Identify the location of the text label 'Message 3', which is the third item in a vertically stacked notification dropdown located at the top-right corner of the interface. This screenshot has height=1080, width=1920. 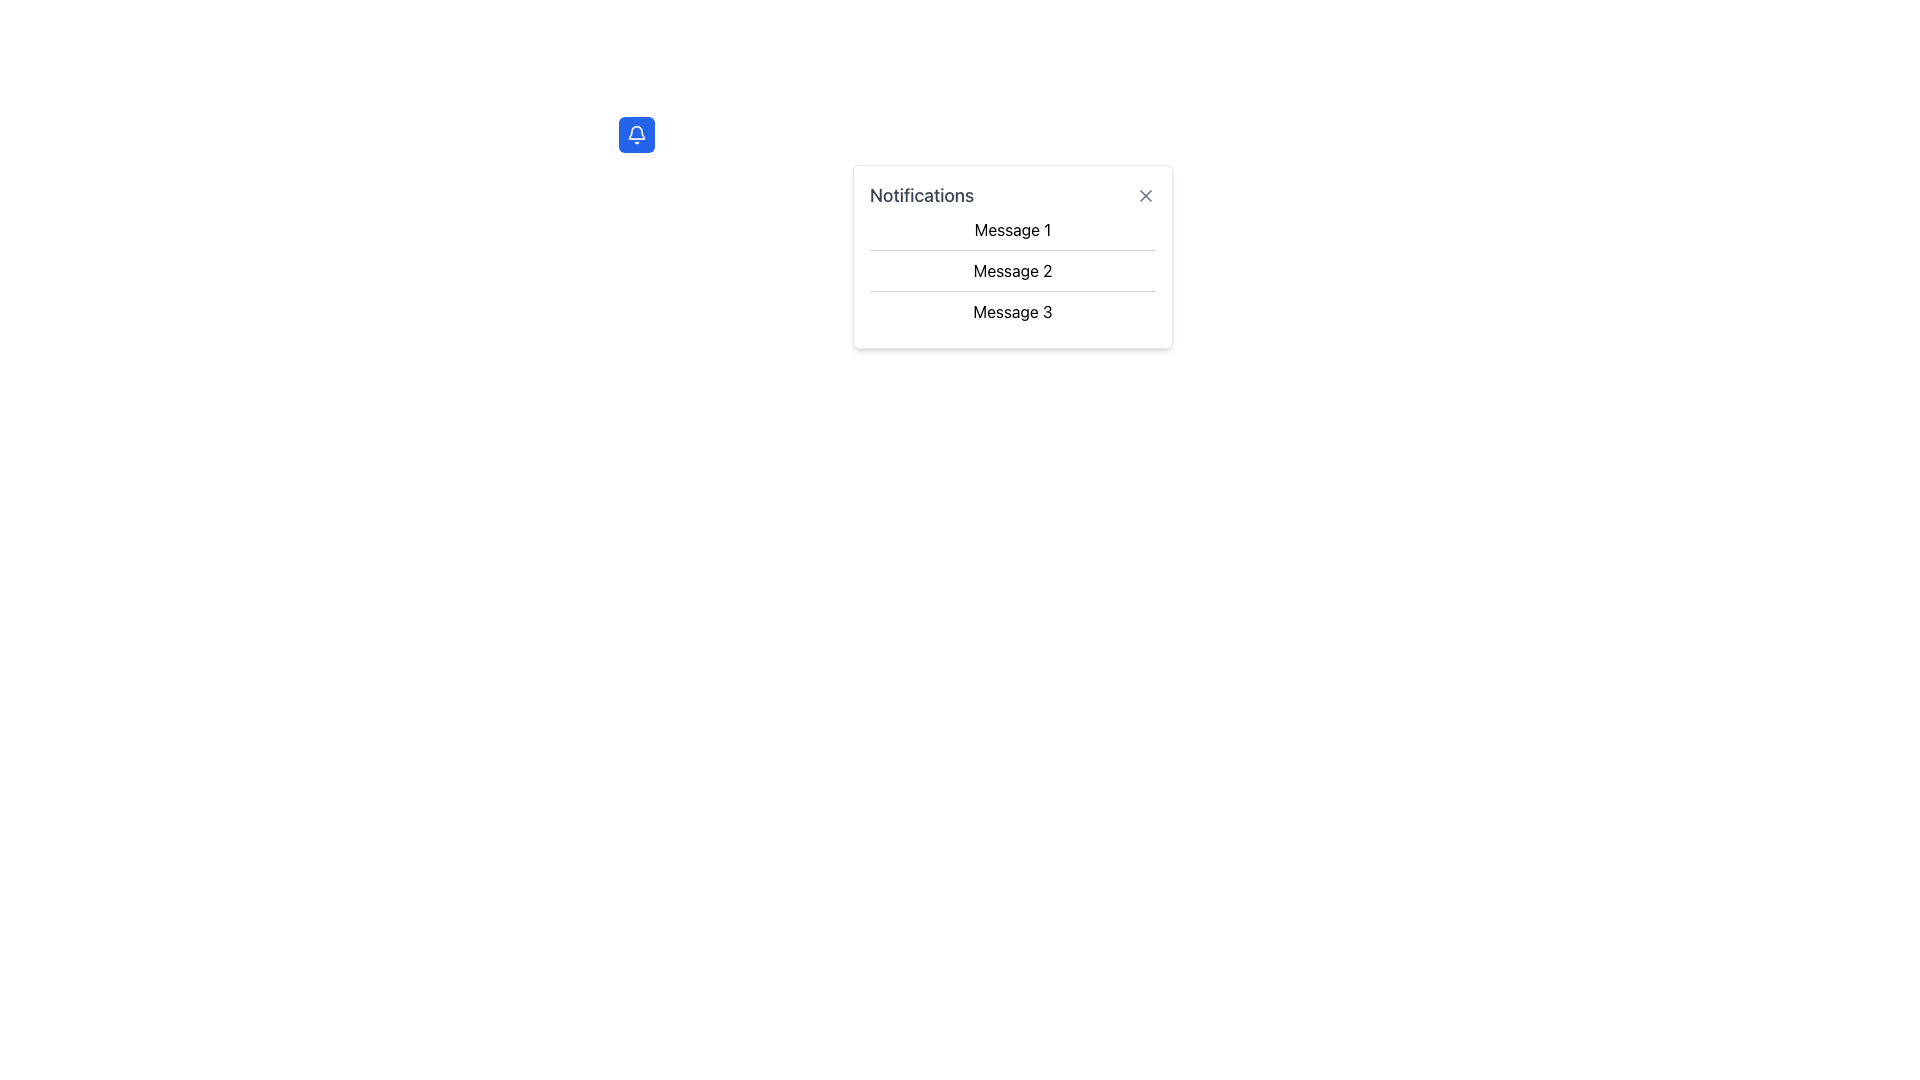
(1012, 312).